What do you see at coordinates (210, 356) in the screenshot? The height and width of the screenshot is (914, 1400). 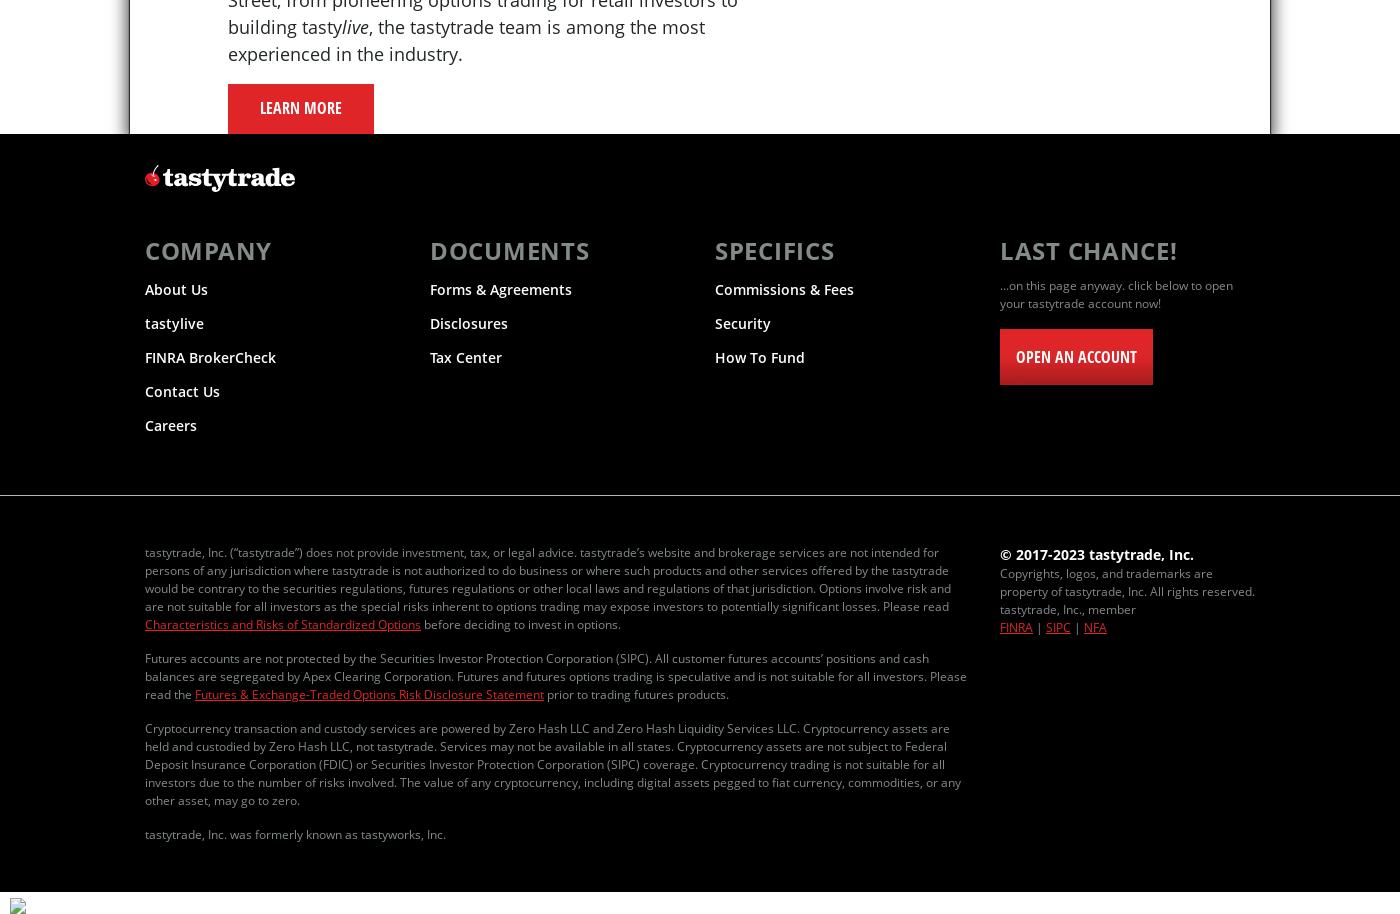 I see `'FINRA BrokerCheck'` at bounding box center [210, 356].